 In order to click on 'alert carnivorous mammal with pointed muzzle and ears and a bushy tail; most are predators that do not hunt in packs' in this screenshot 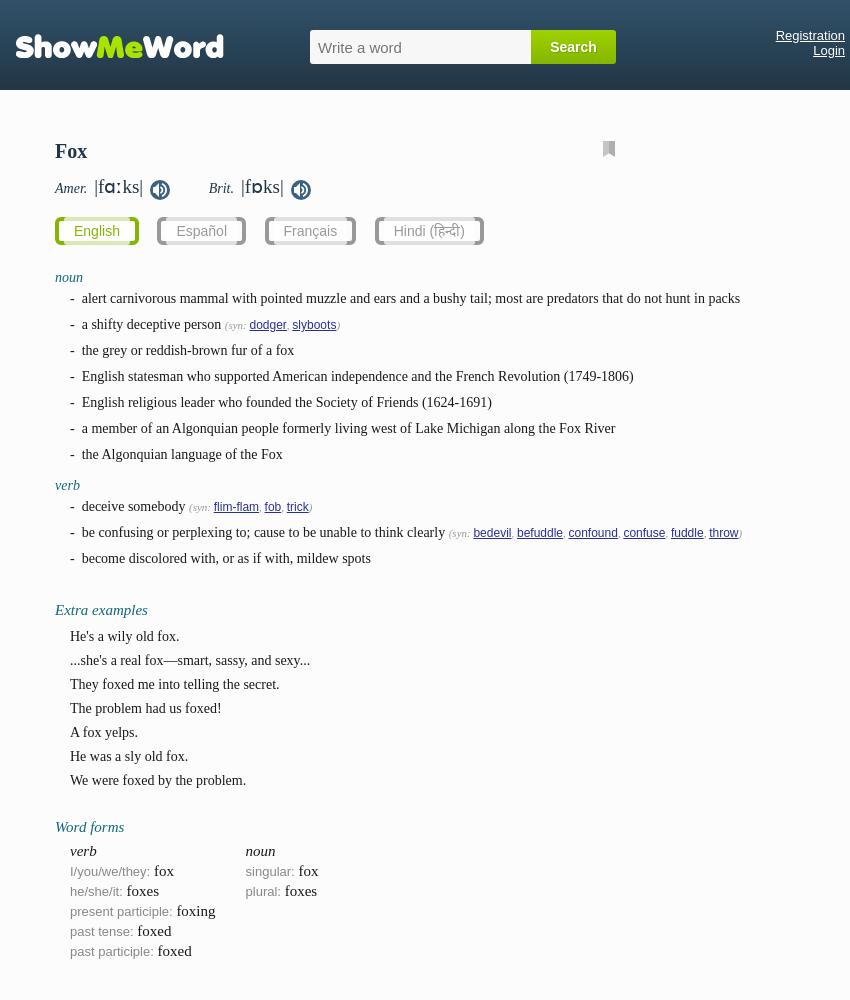, I will do `click(410, 298)`.